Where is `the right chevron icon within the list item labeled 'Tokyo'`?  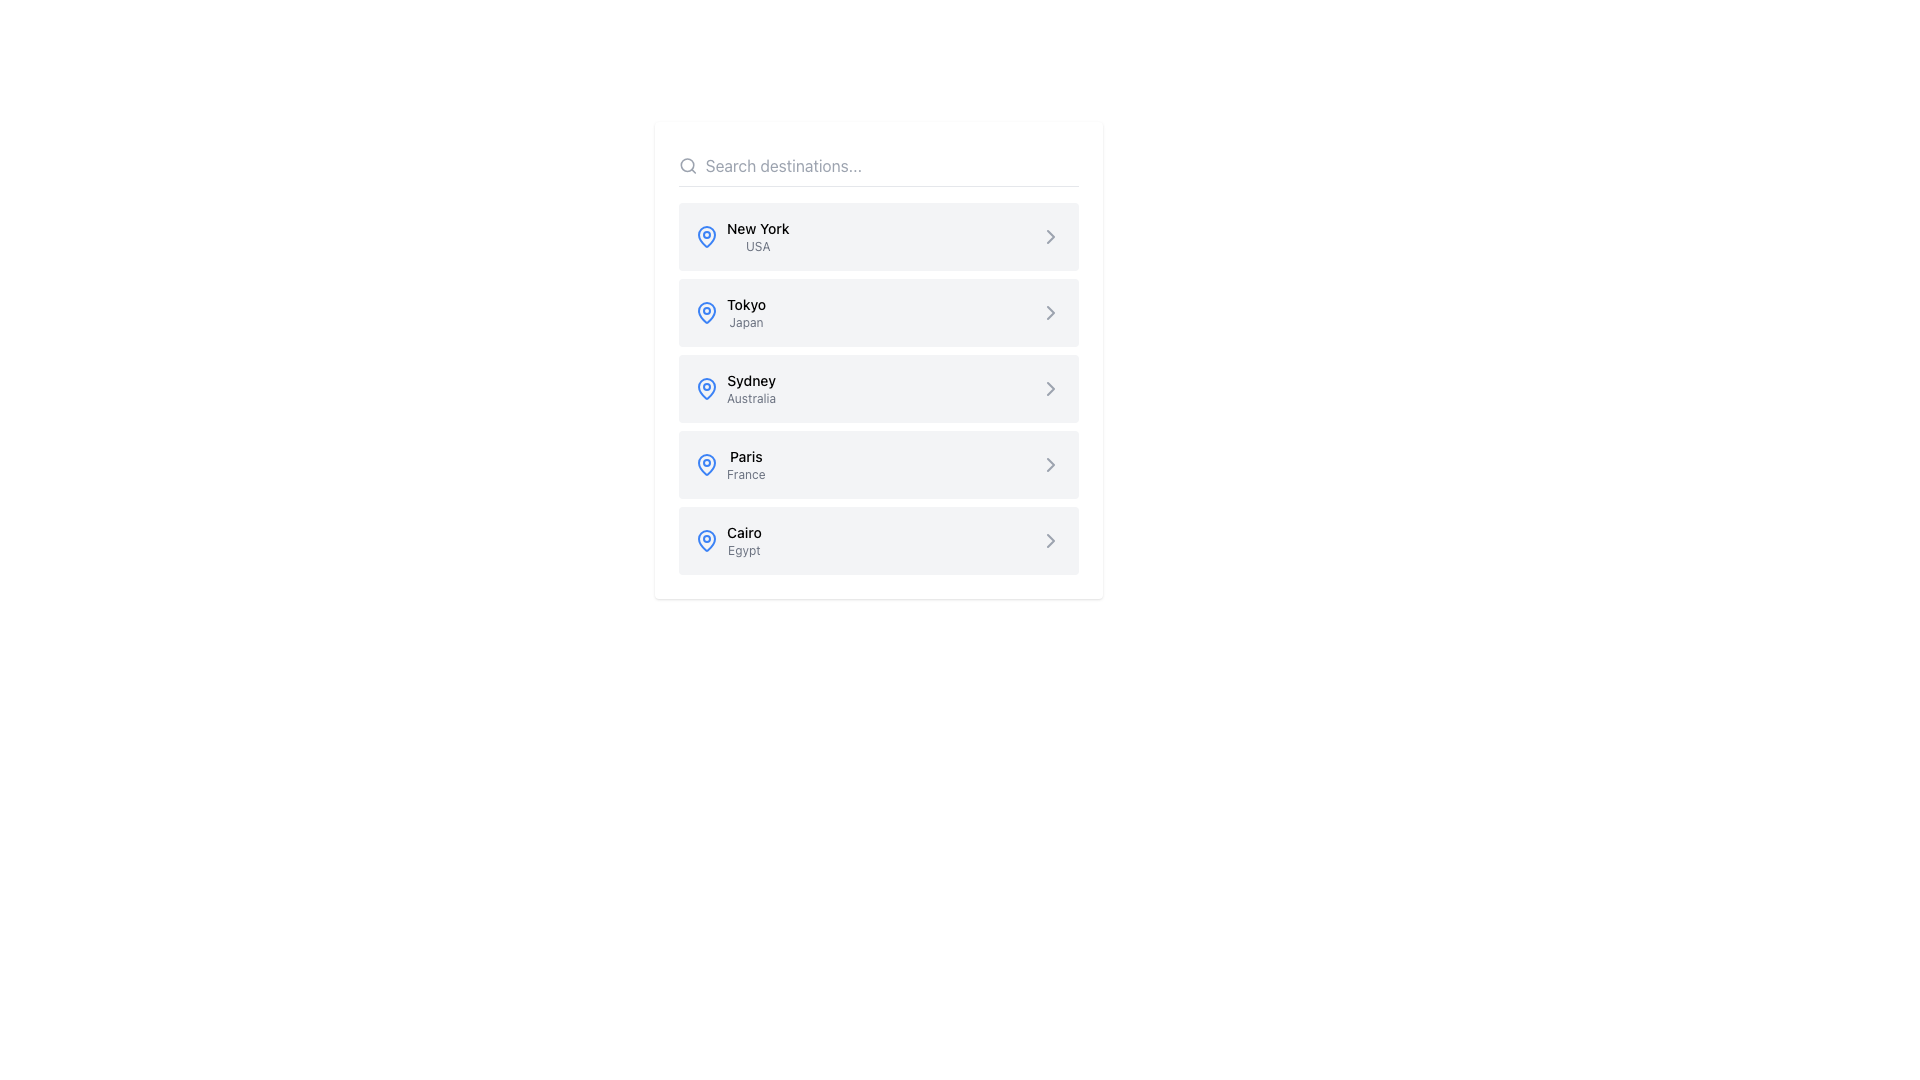
the right chevron icon within the list item labeled 'Tokyo' is located at coordinates (1050, 312).